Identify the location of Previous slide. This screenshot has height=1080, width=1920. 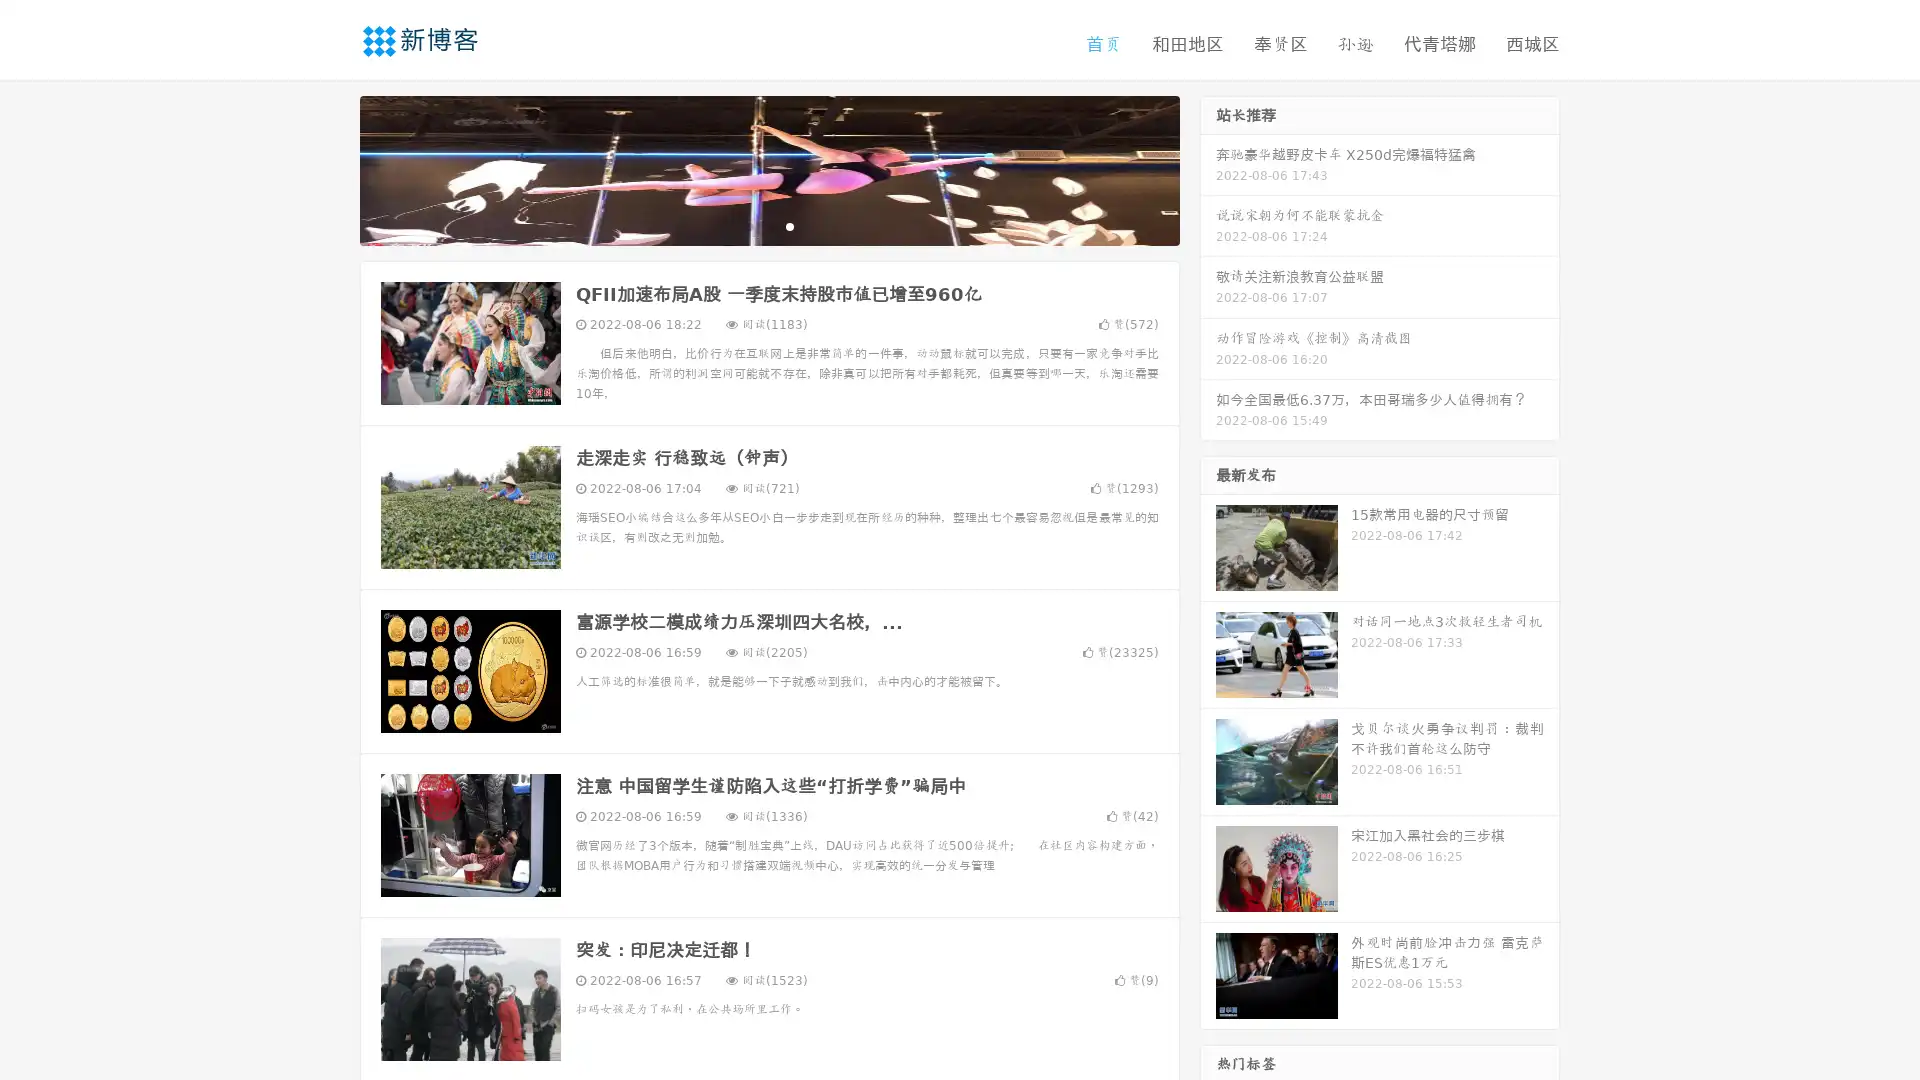
(330, 168).